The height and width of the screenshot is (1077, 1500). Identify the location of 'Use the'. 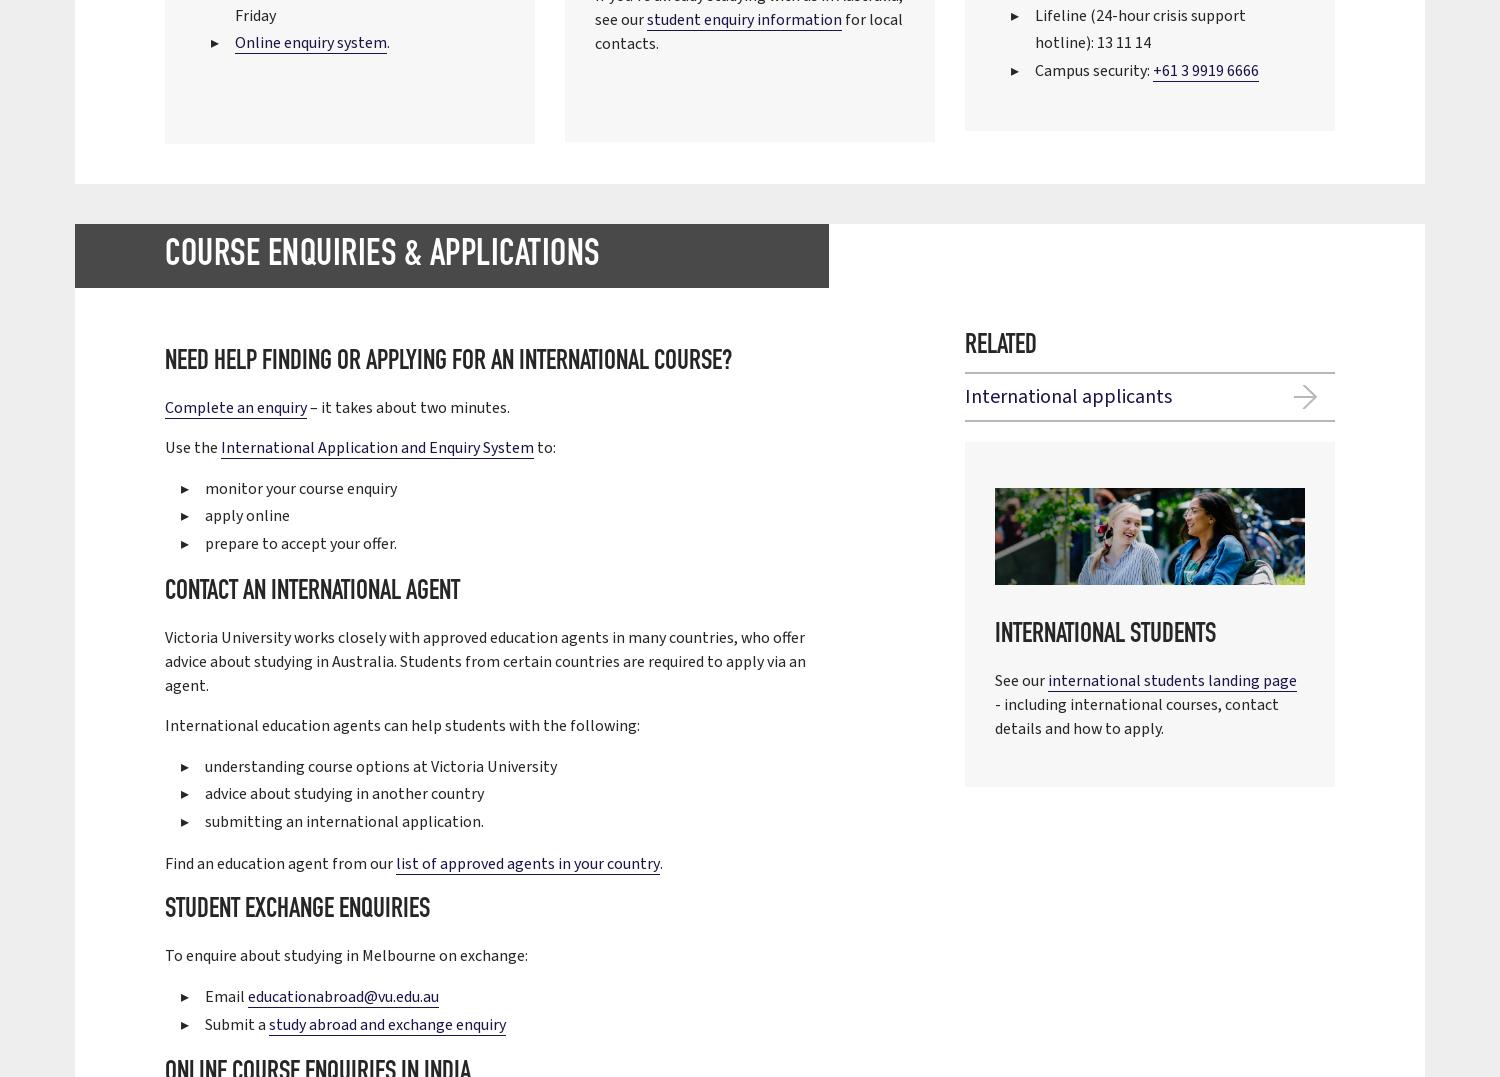
(165, 445).